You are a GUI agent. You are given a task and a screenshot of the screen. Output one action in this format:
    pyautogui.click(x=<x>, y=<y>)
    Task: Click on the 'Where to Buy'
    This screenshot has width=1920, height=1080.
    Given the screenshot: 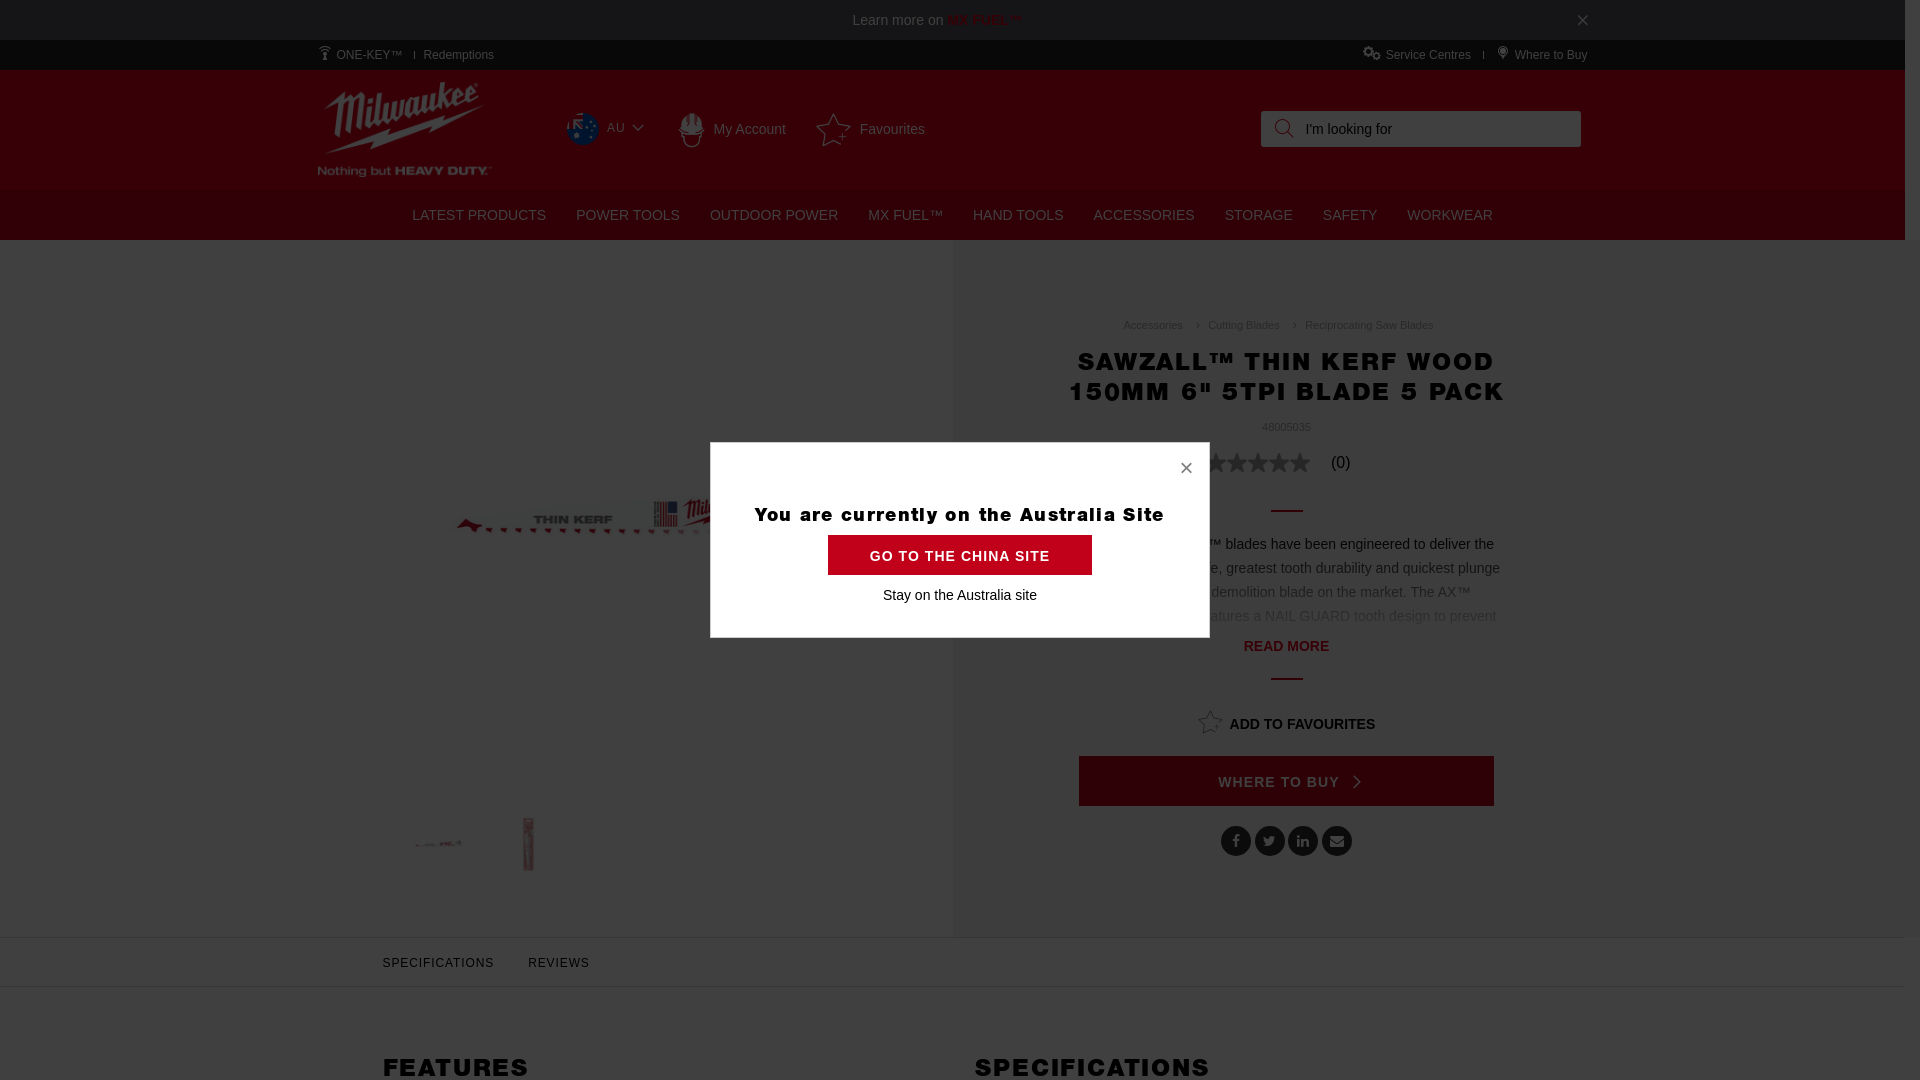 What is the action you would take?
    pyautogui.click(x=1550, y=53)
    